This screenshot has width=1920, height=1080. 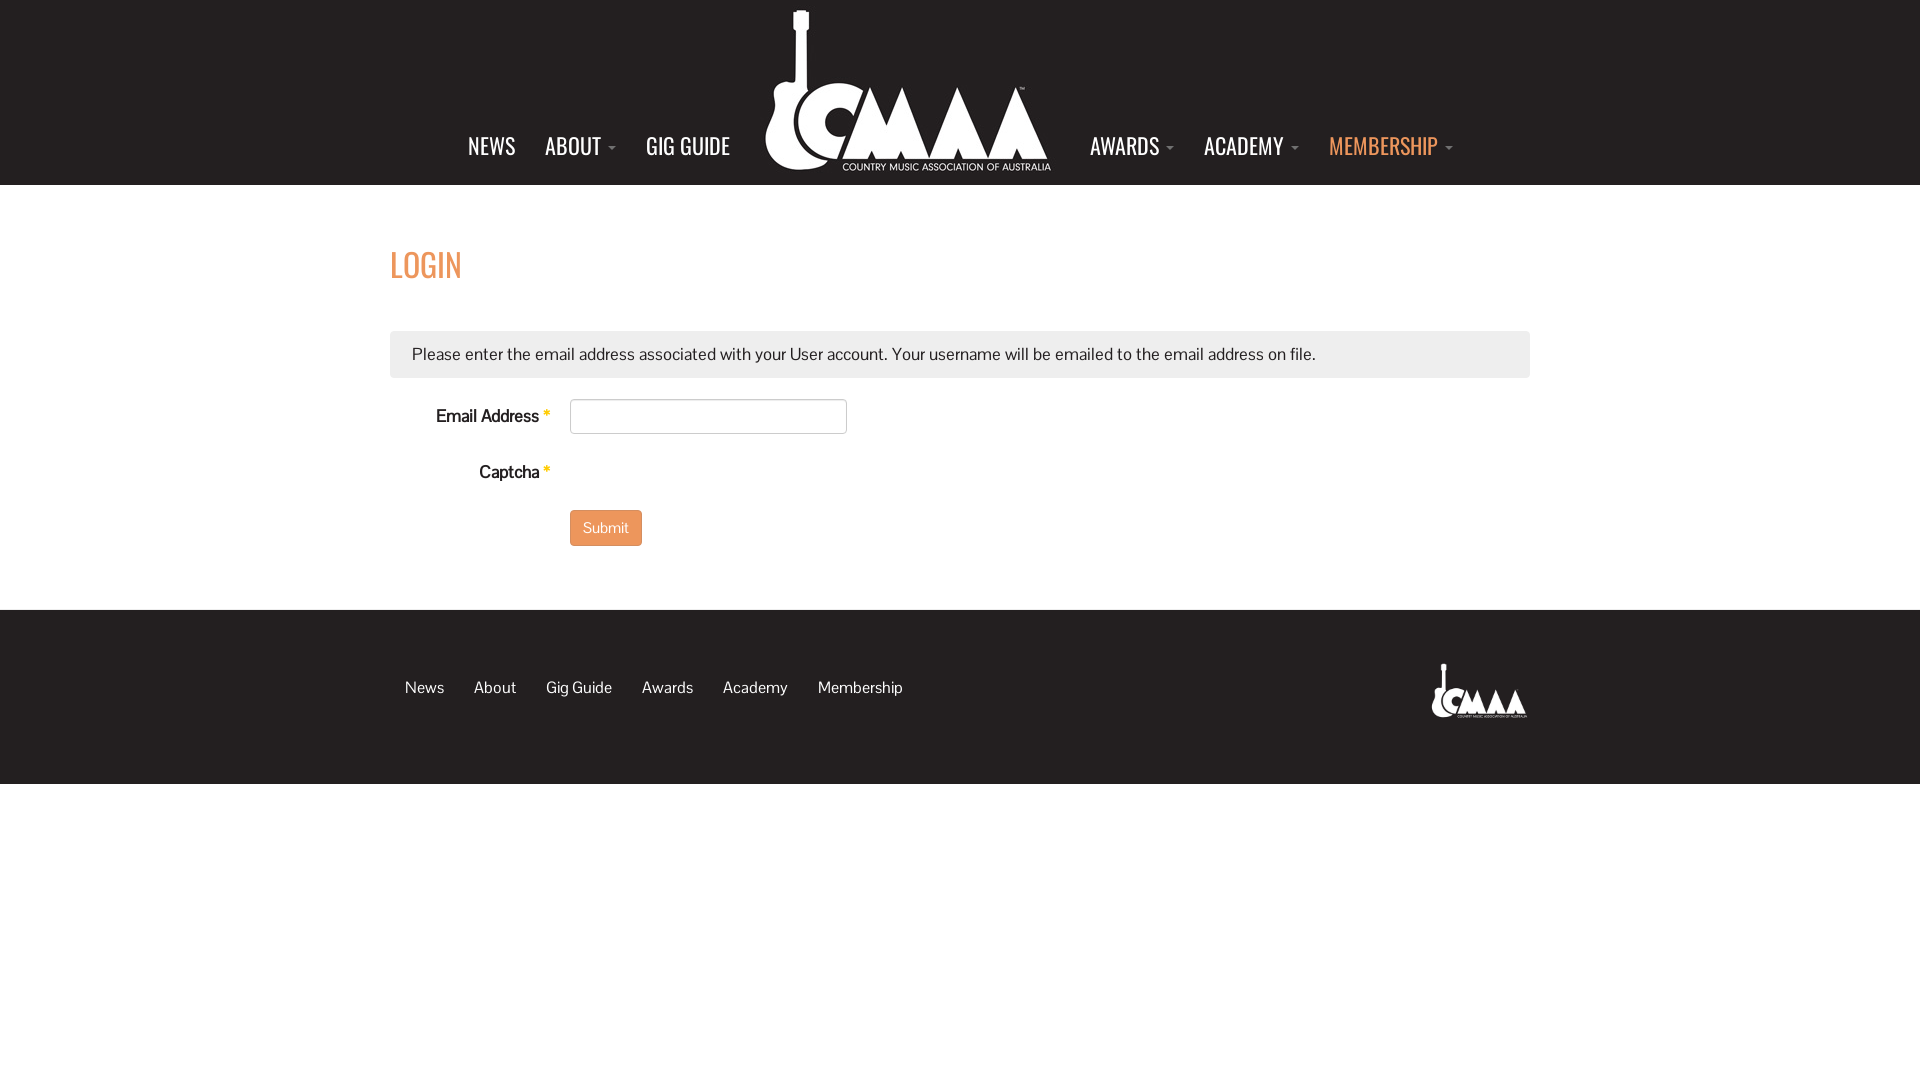 What do you see at coordinates (531, 685) in the screenshot?
I see `'Gig Guide'` at bounding box center [531, 685].